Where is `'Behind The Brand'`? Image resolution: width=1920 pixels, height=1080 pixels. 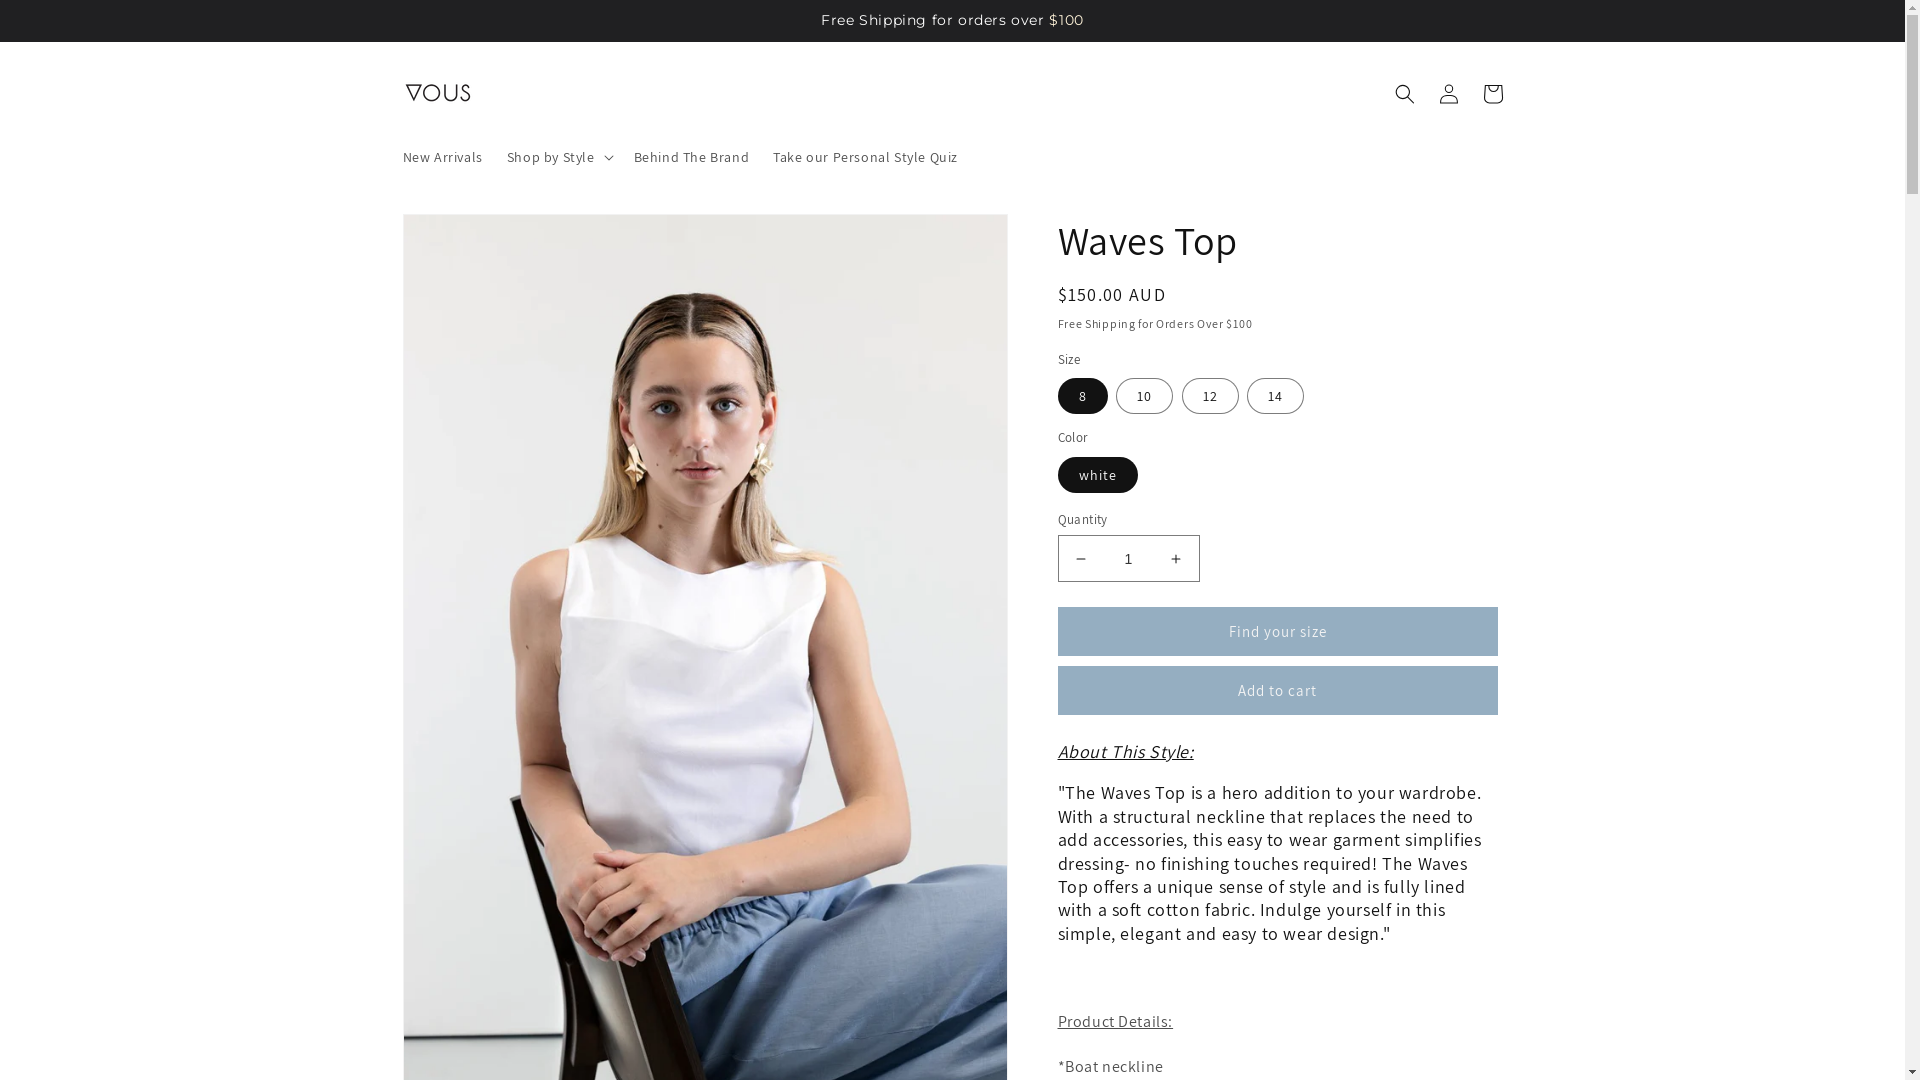 'Behind The Brand' is located at coordinates (691, 156).